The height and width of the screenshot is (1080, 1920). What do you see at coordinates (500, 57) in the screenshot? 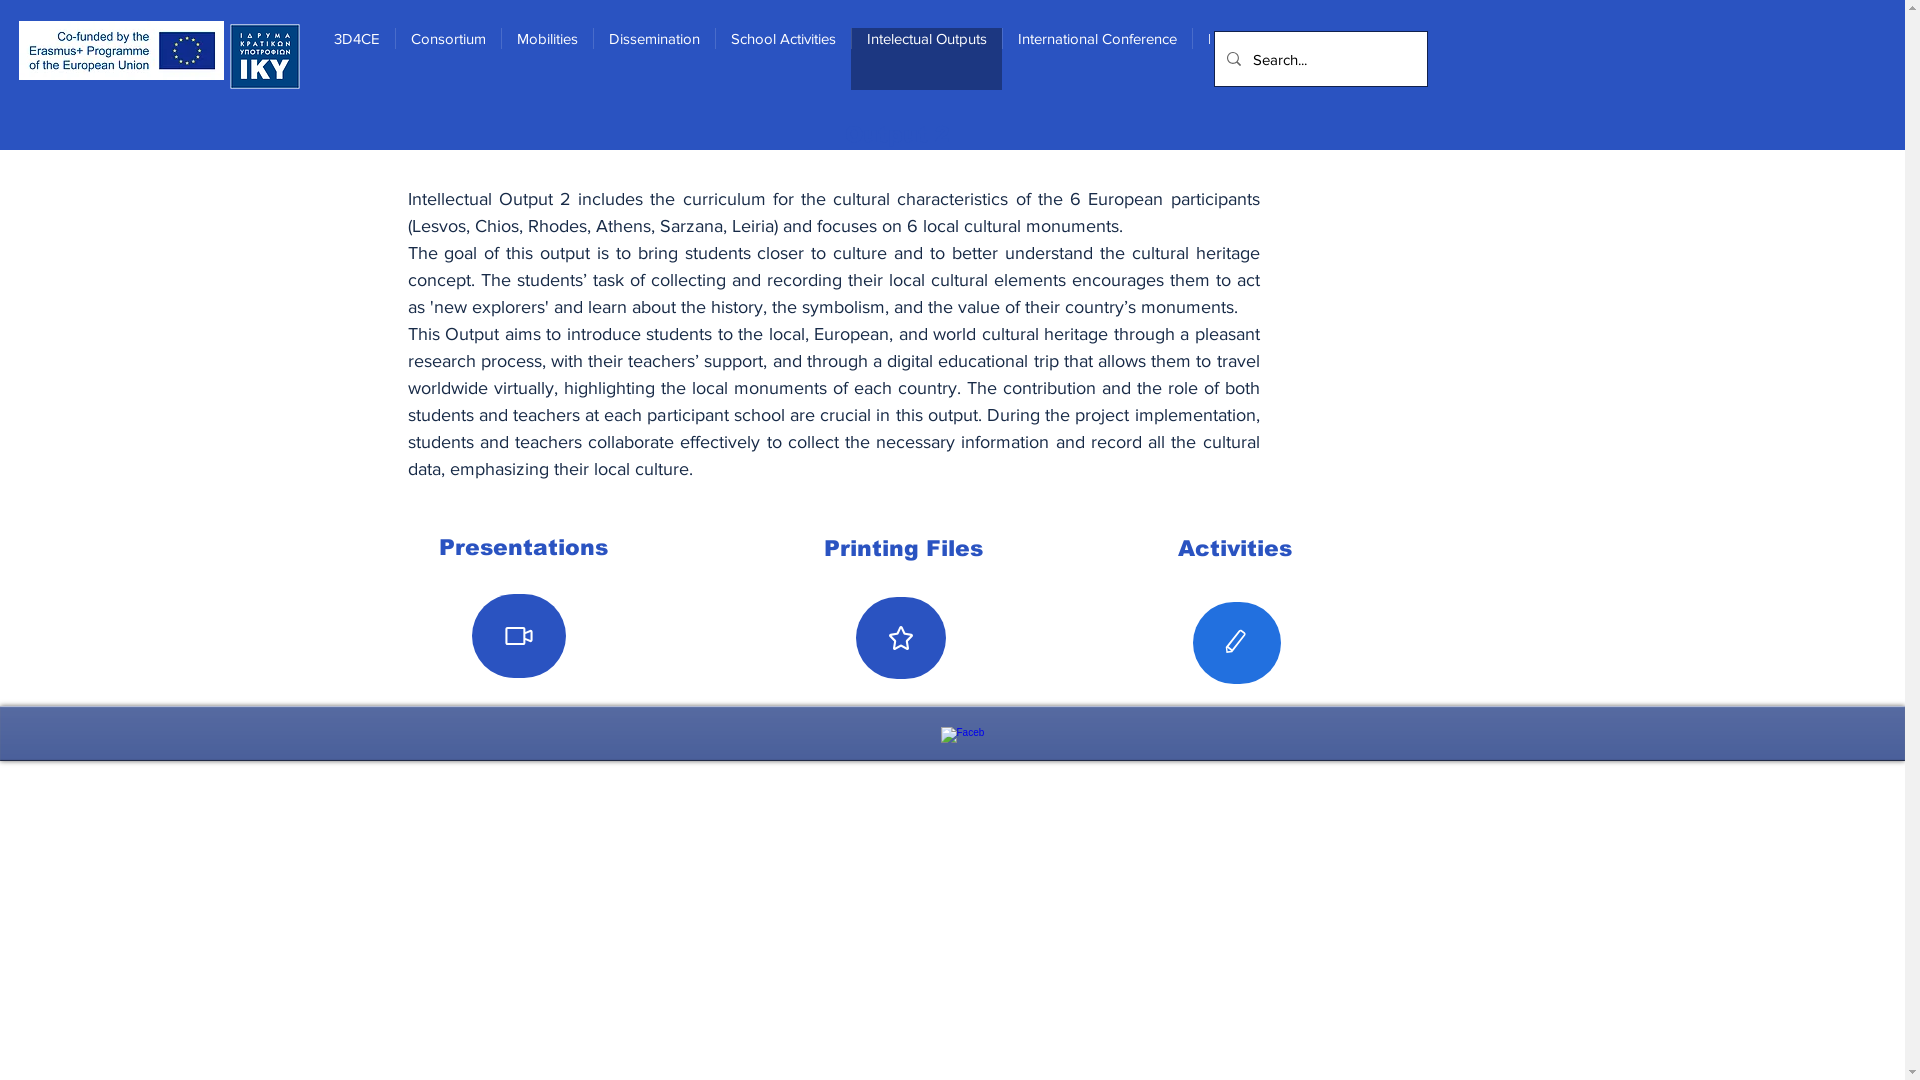
I see `'Mobilities'` at bounding box center [500, 57].